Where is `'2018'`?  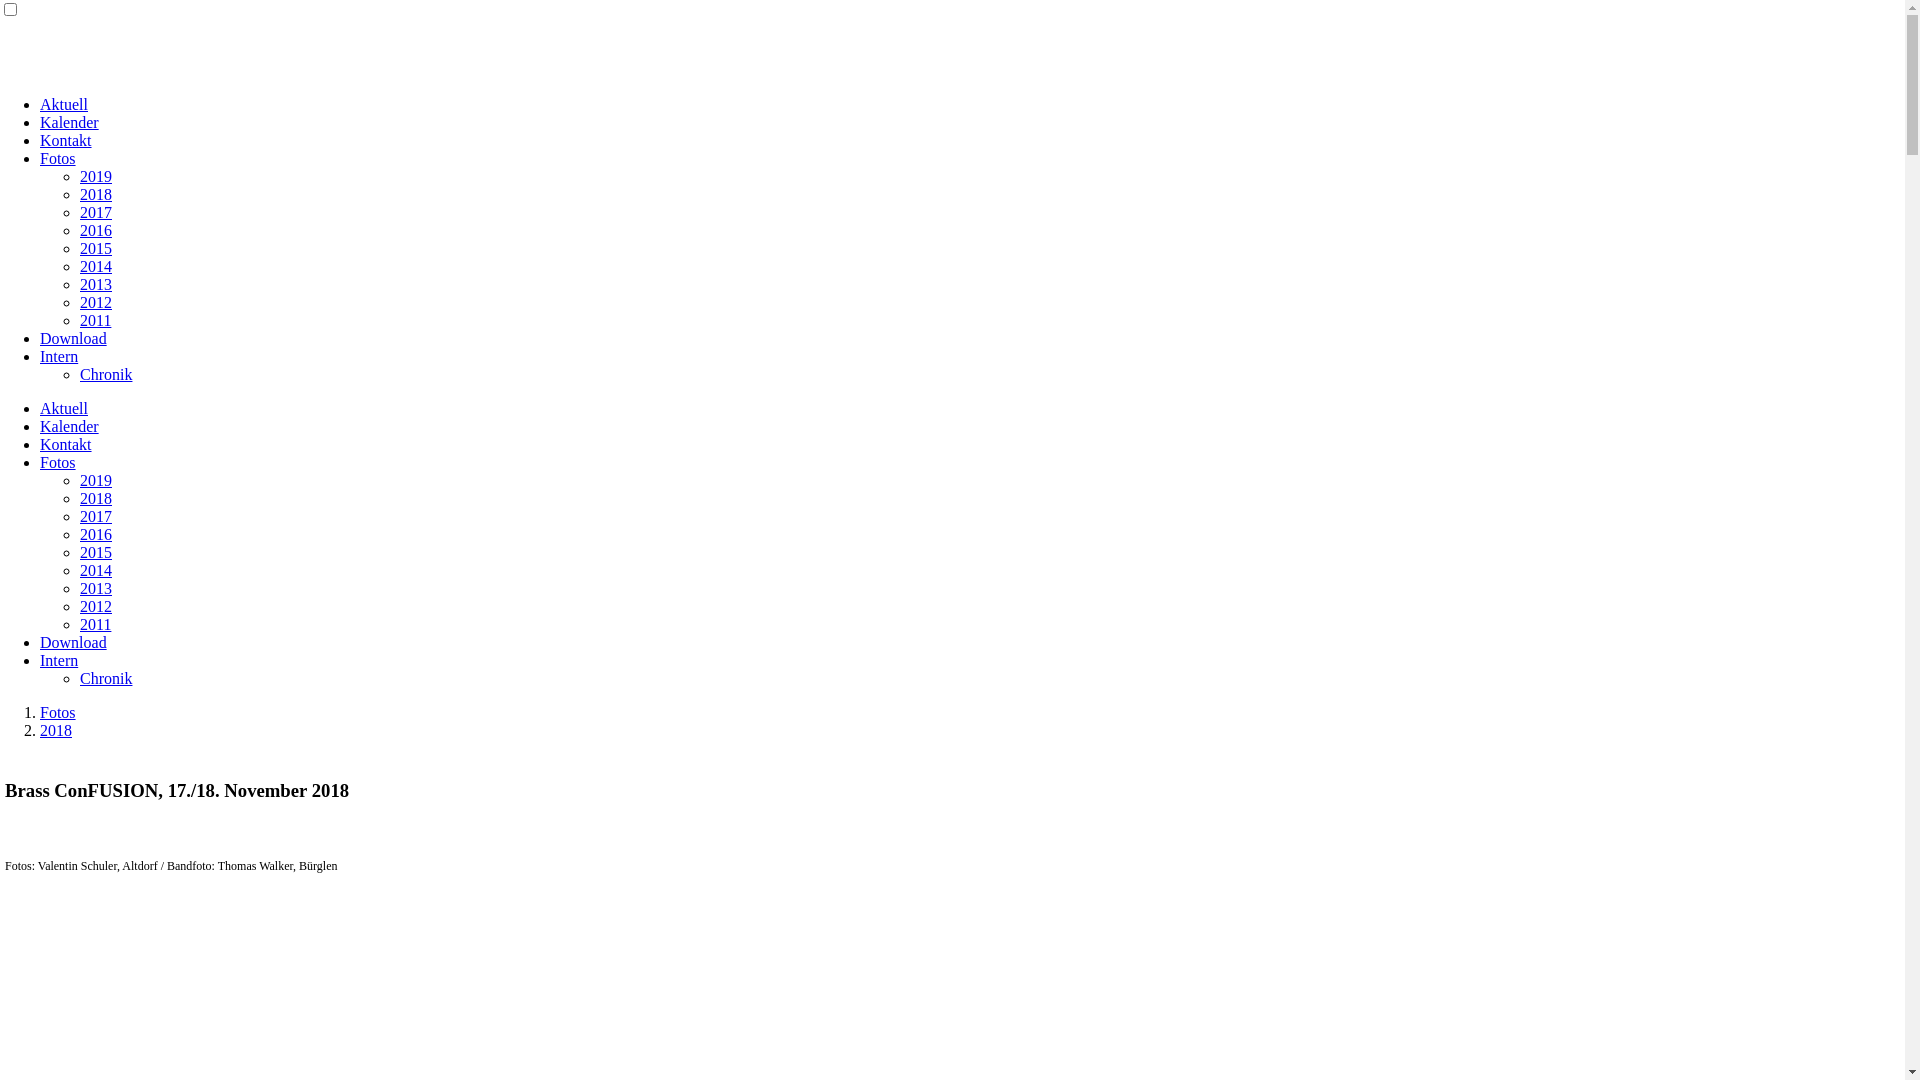
'2018' is located at coordinates (56, 730).